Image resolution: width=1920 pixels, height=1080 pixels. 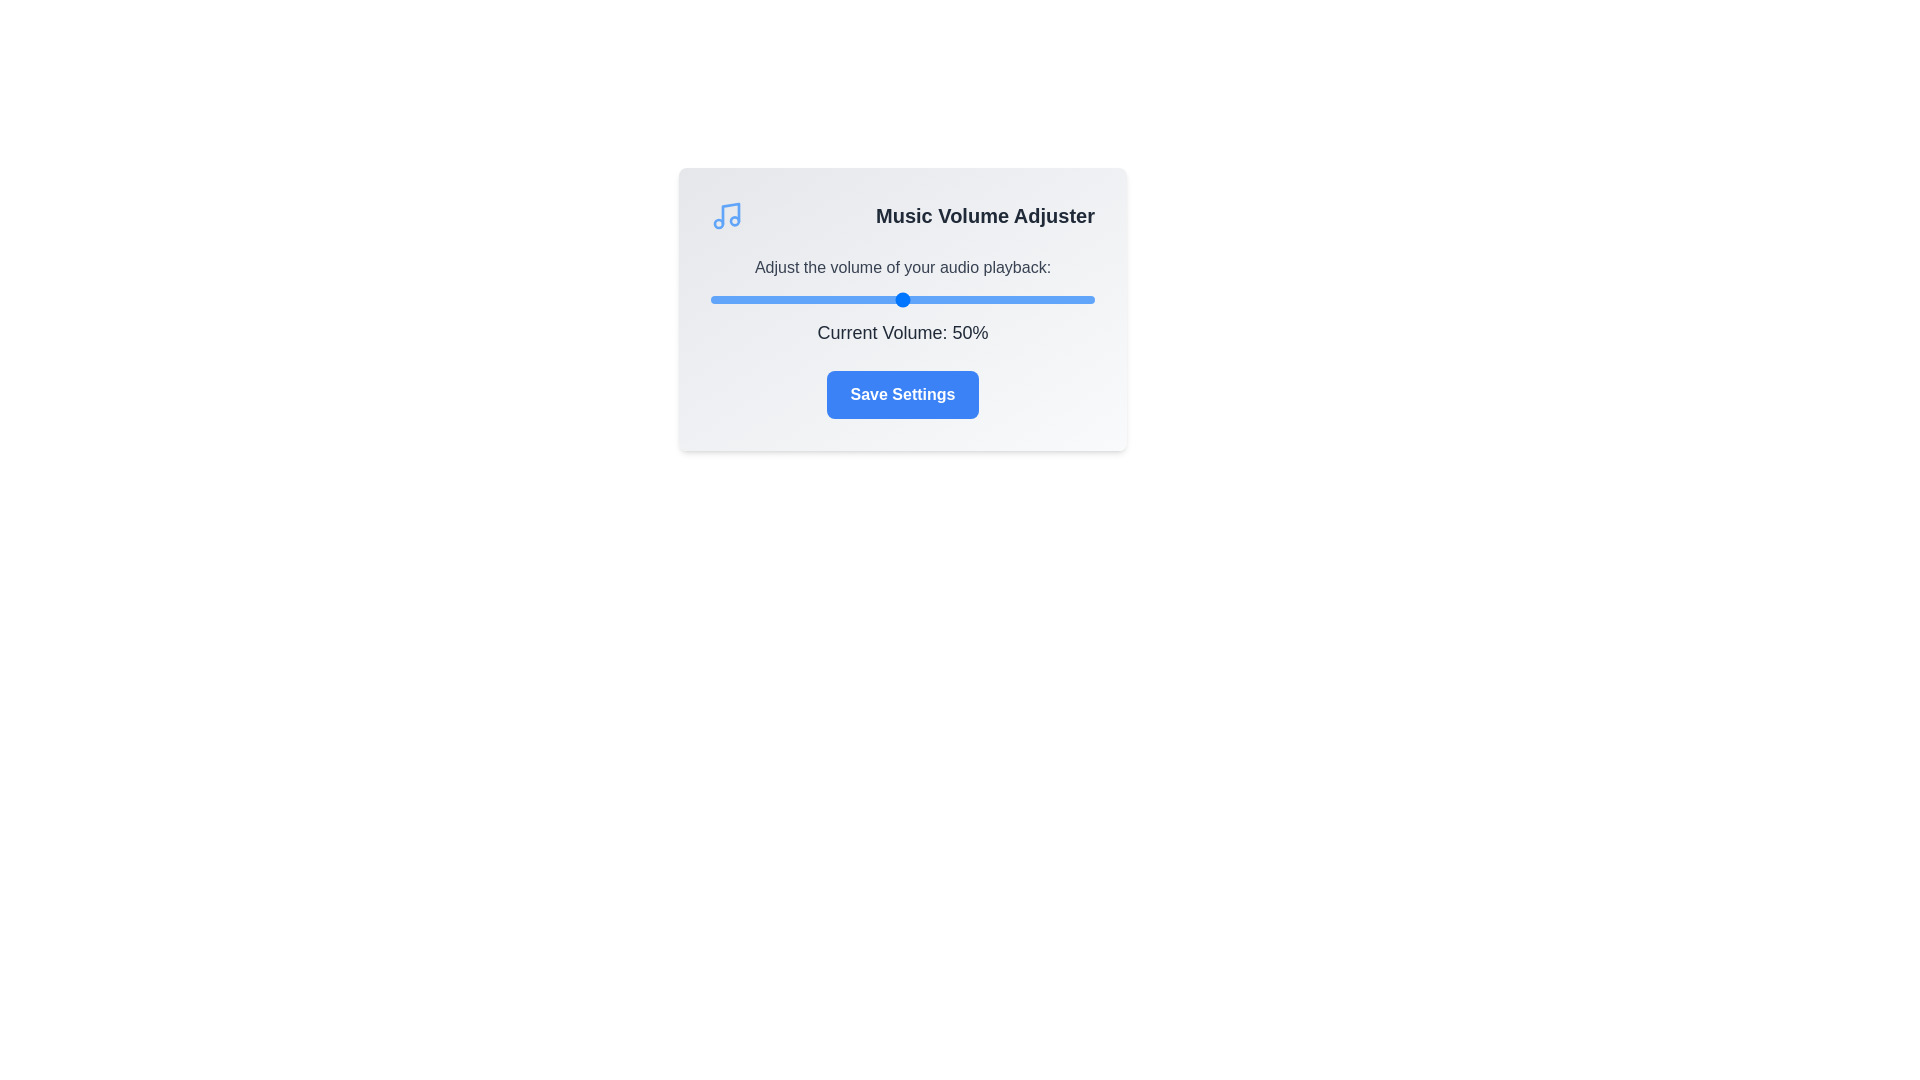 I want to click on the 'Save Settings' button to save the current volume settings, so click(x=901, y=394).